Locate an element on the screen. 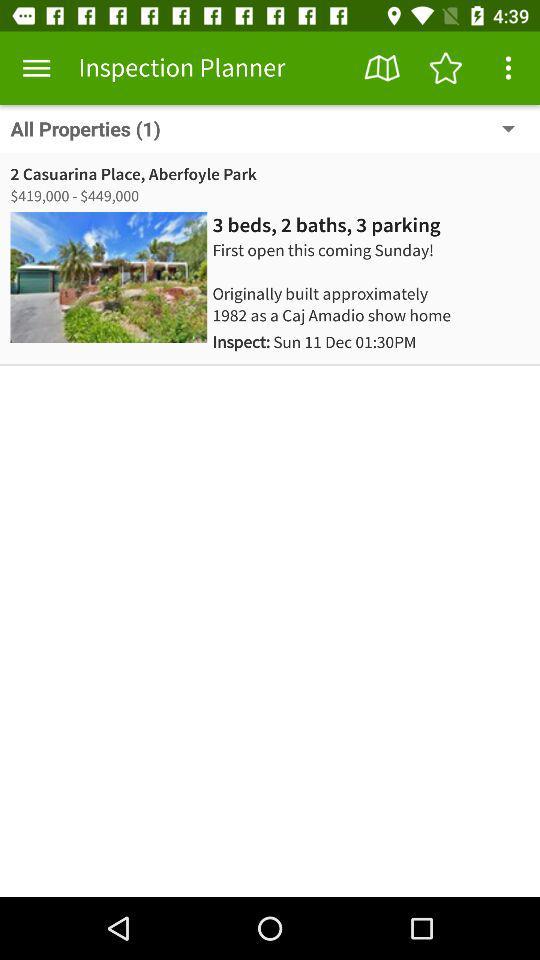 Image resolution: width=540 pixels, height=960 pixels. the item next to the inspection planner app is located at coordinates (36, 68).